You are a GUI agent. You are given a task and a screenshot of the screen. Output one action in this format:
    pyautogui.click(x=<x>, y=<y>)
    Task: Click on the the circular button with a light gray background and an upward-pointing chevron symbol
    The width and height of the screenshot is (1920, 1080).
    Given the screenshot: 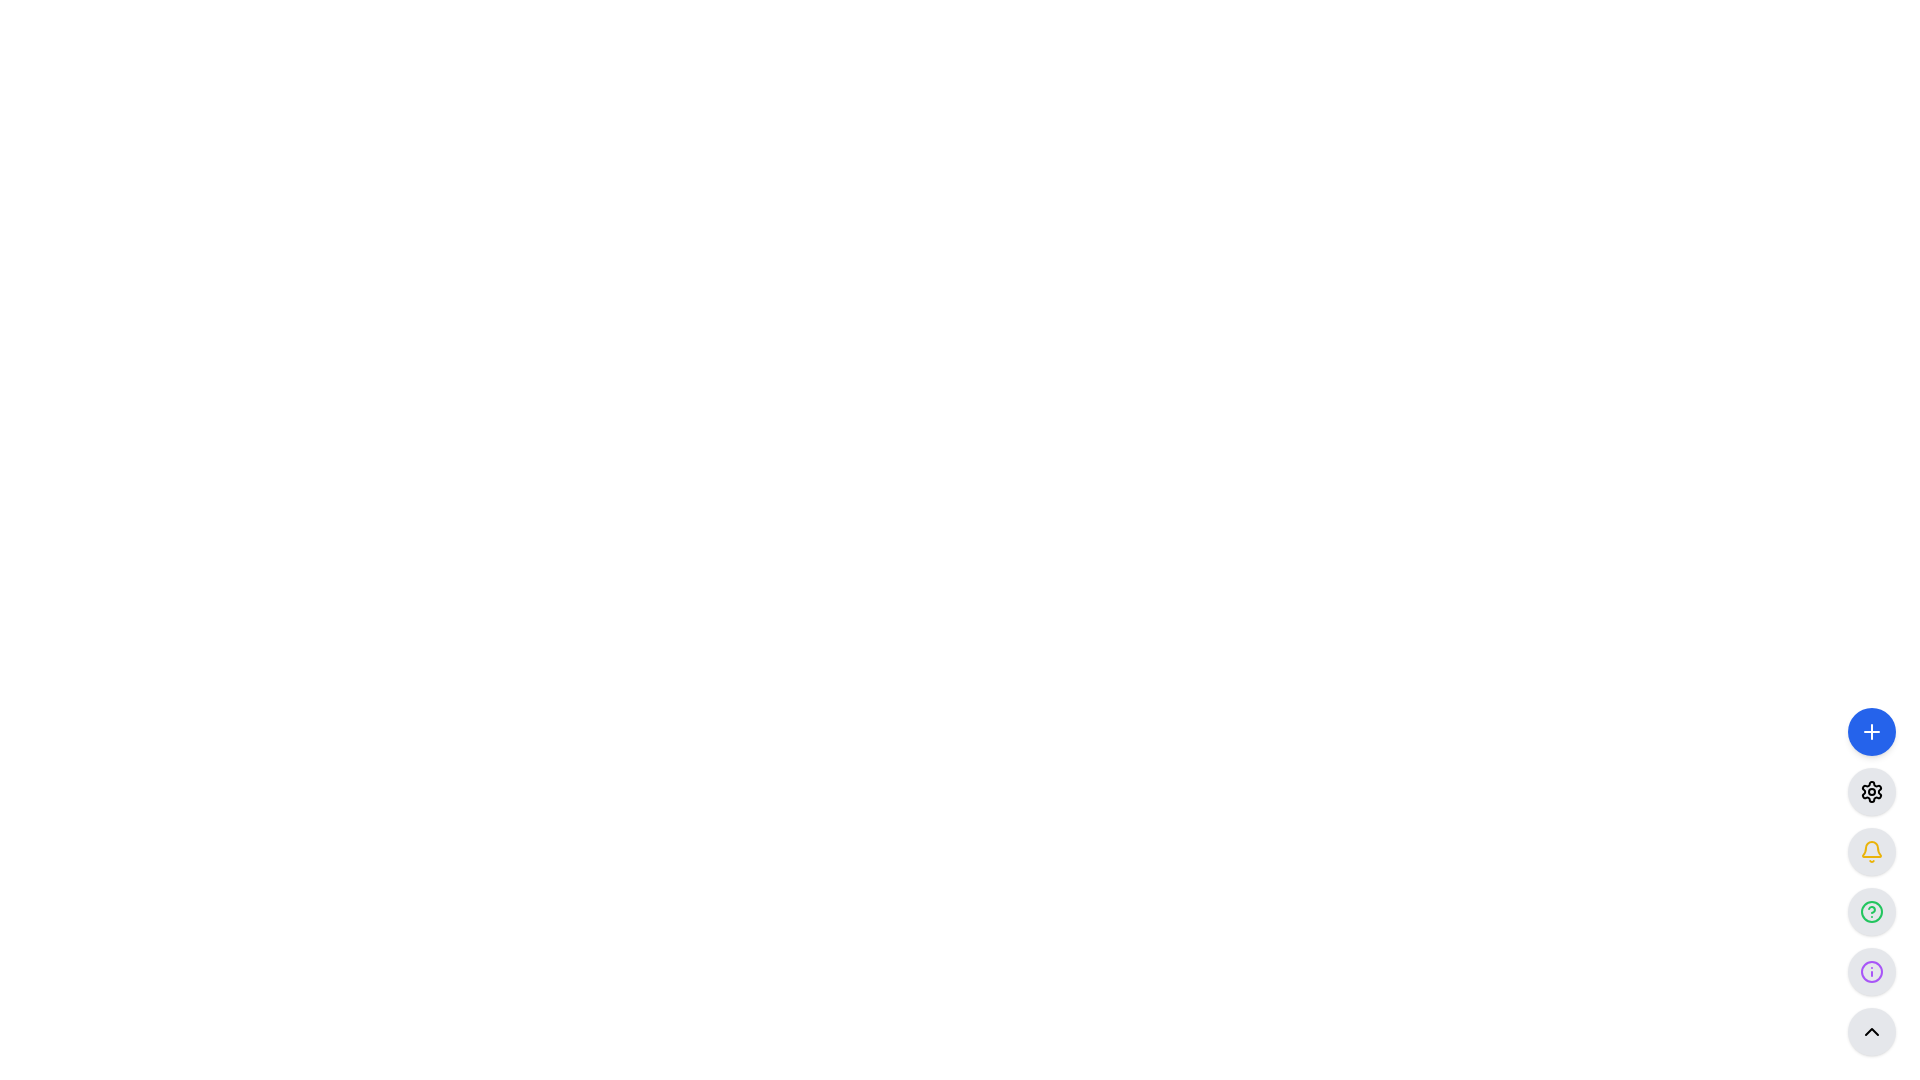 What is the action you would take?
    pyautogui.click(x=1871, y=1032)
    